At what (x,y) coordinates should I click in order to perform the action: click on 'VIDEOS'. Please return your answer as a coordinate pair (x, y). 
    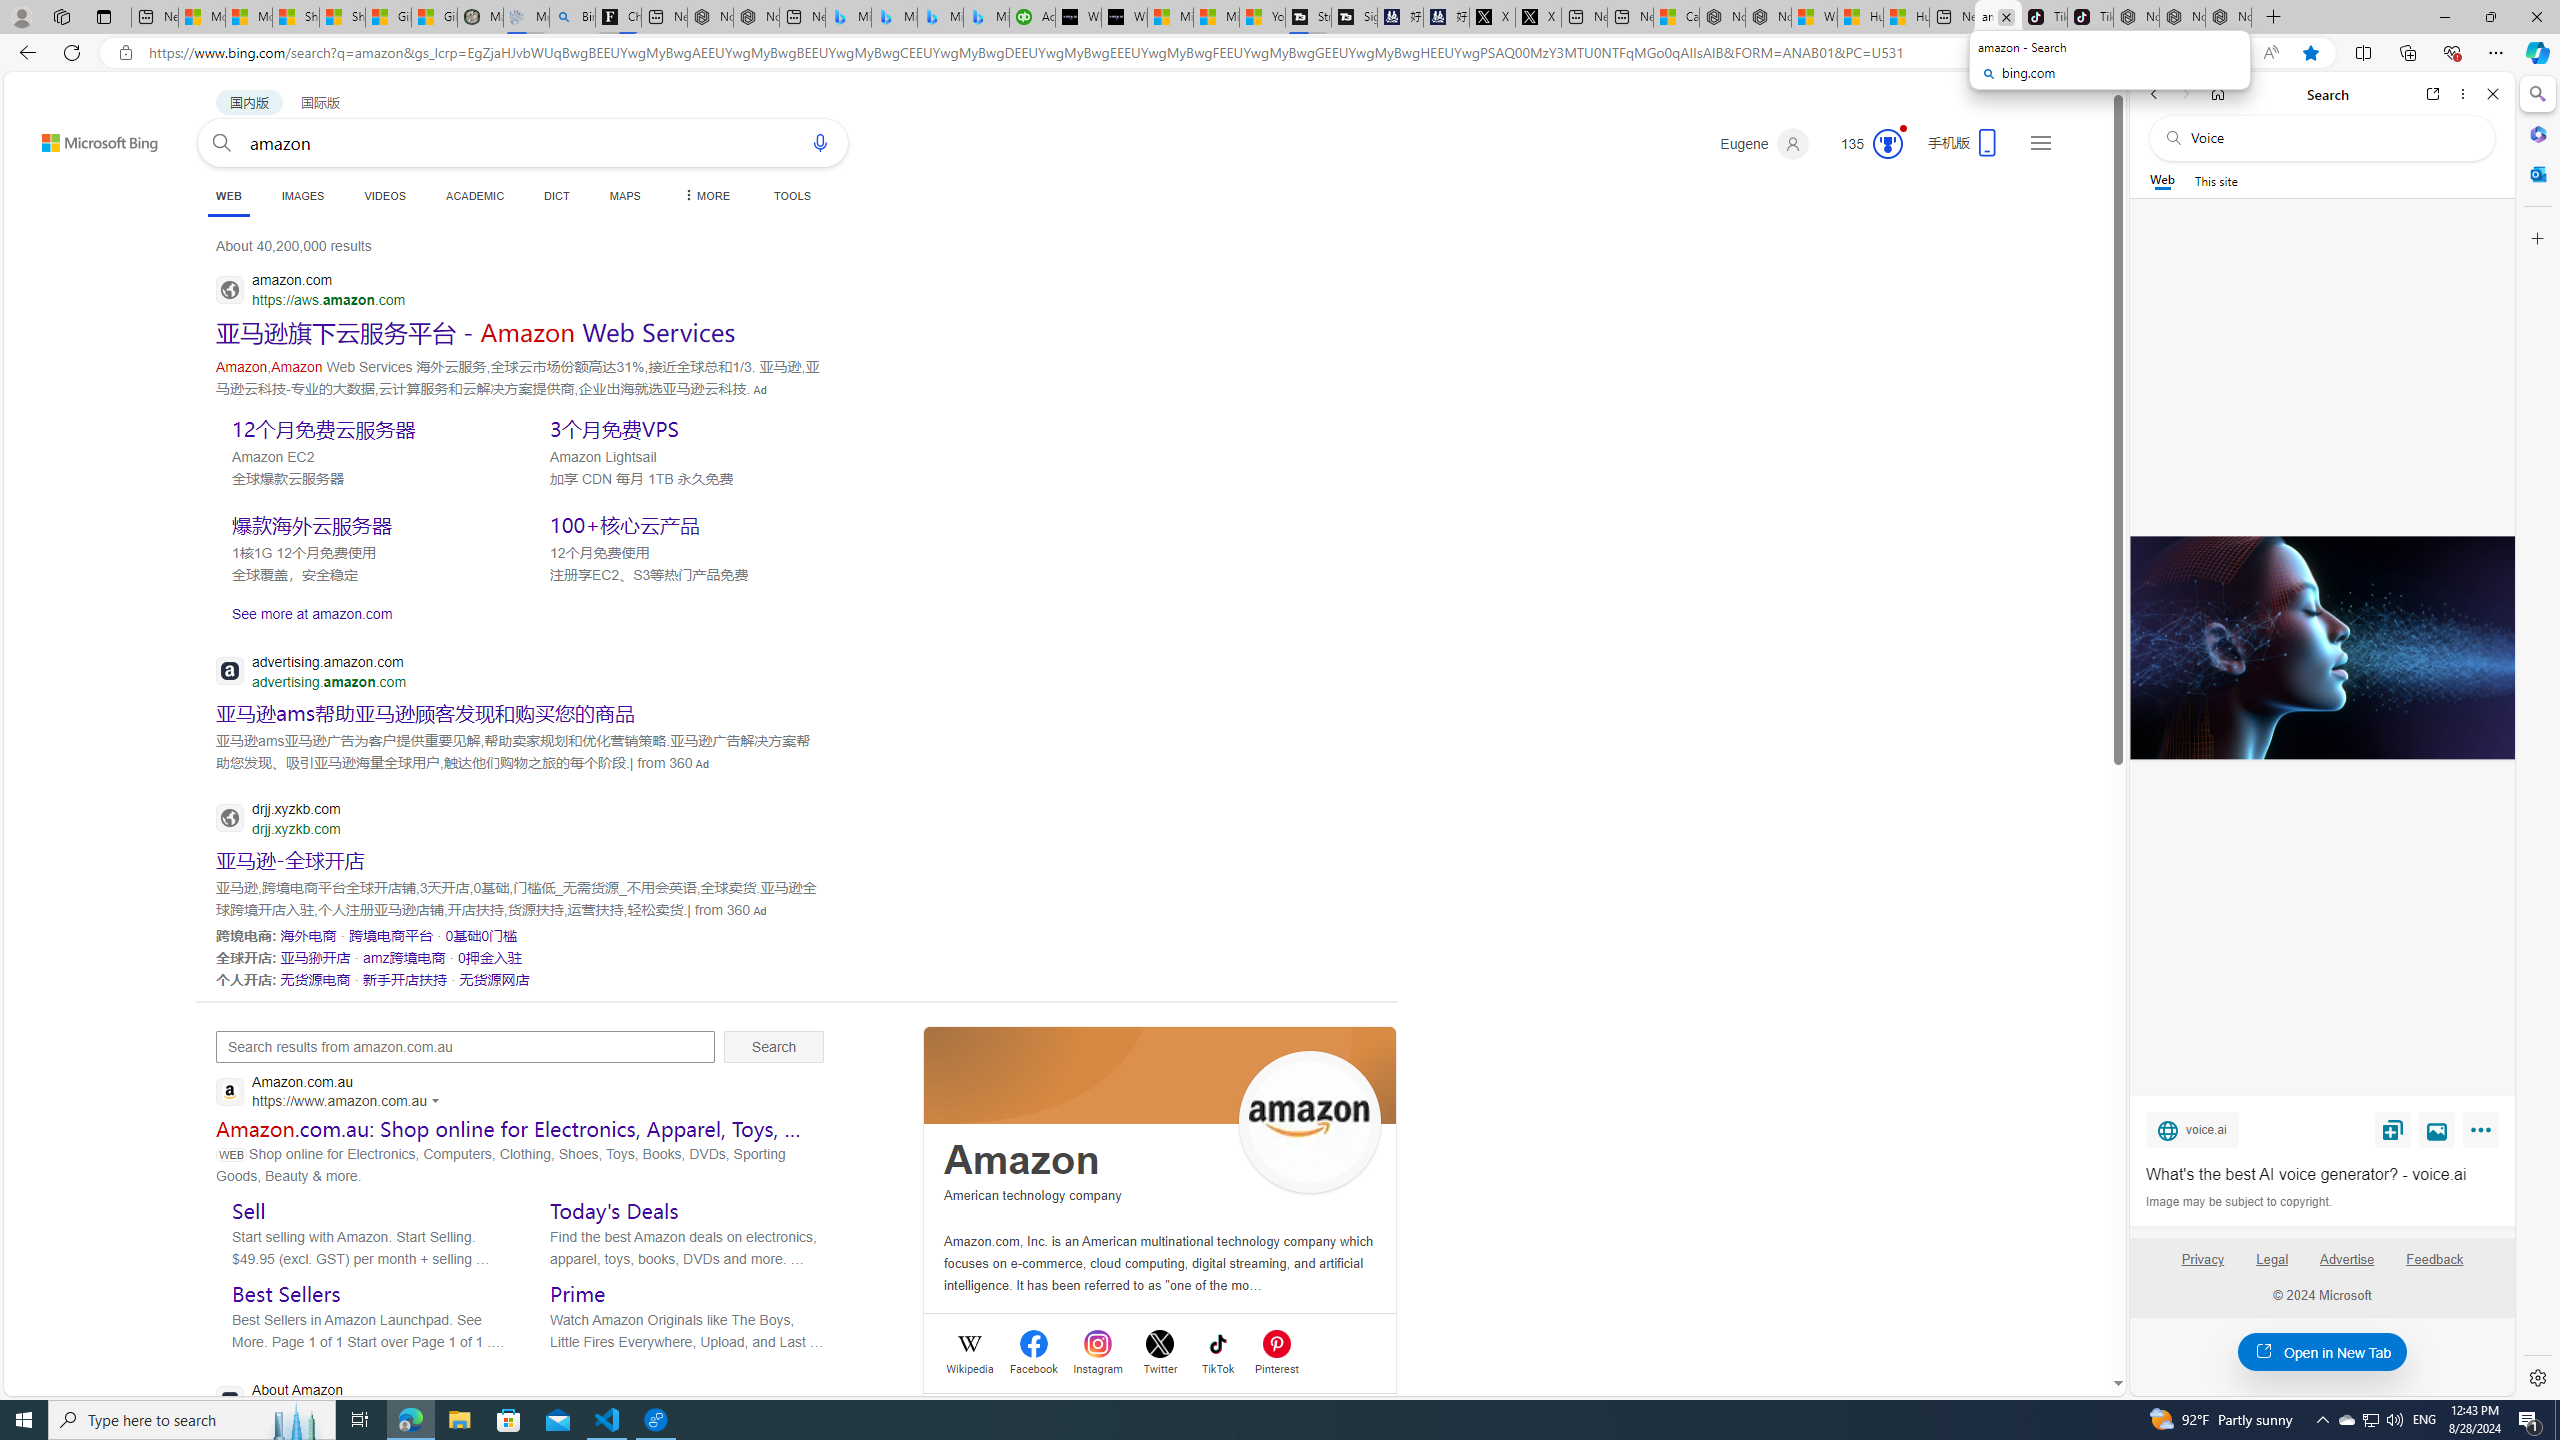
    Looking at the image, I should click on (384, 195).